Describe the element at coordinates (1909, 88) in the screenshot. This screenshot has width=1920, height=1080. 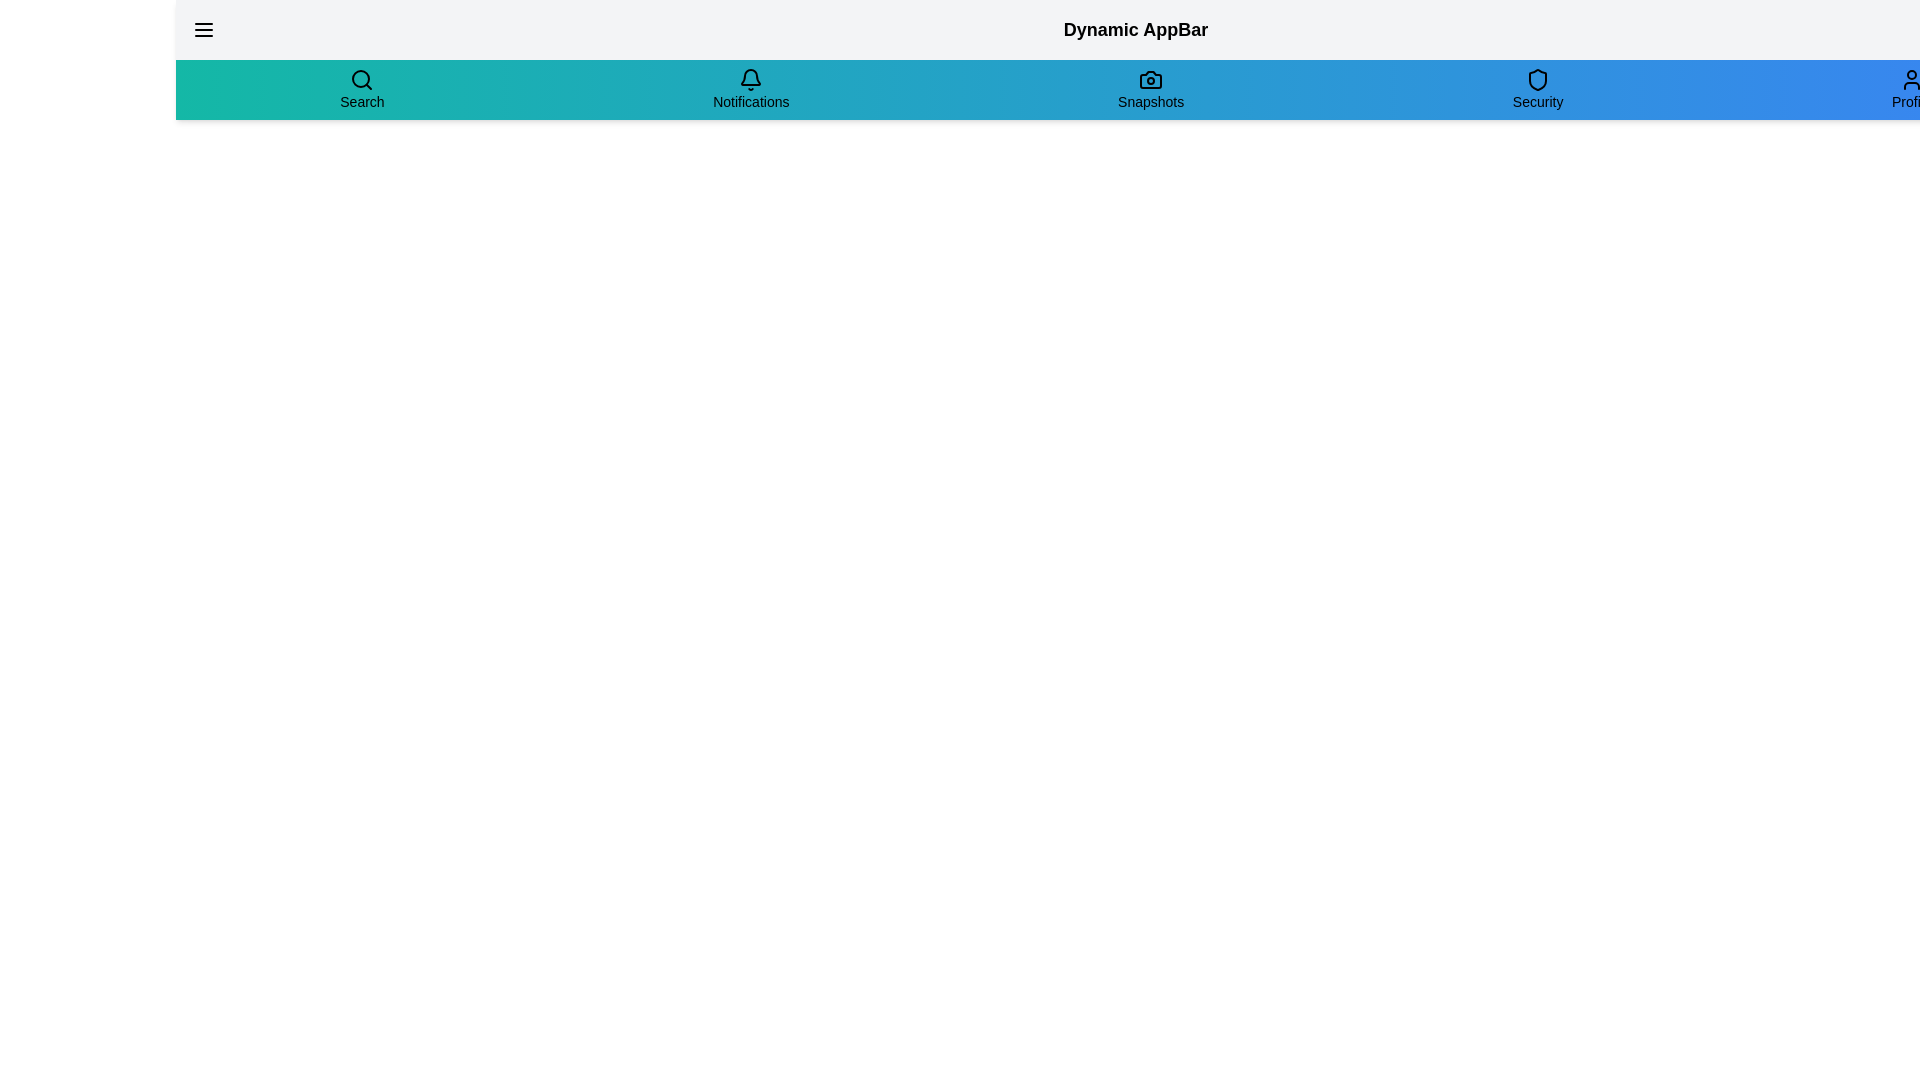
I see `the navigation item labeled Profile` at that location.